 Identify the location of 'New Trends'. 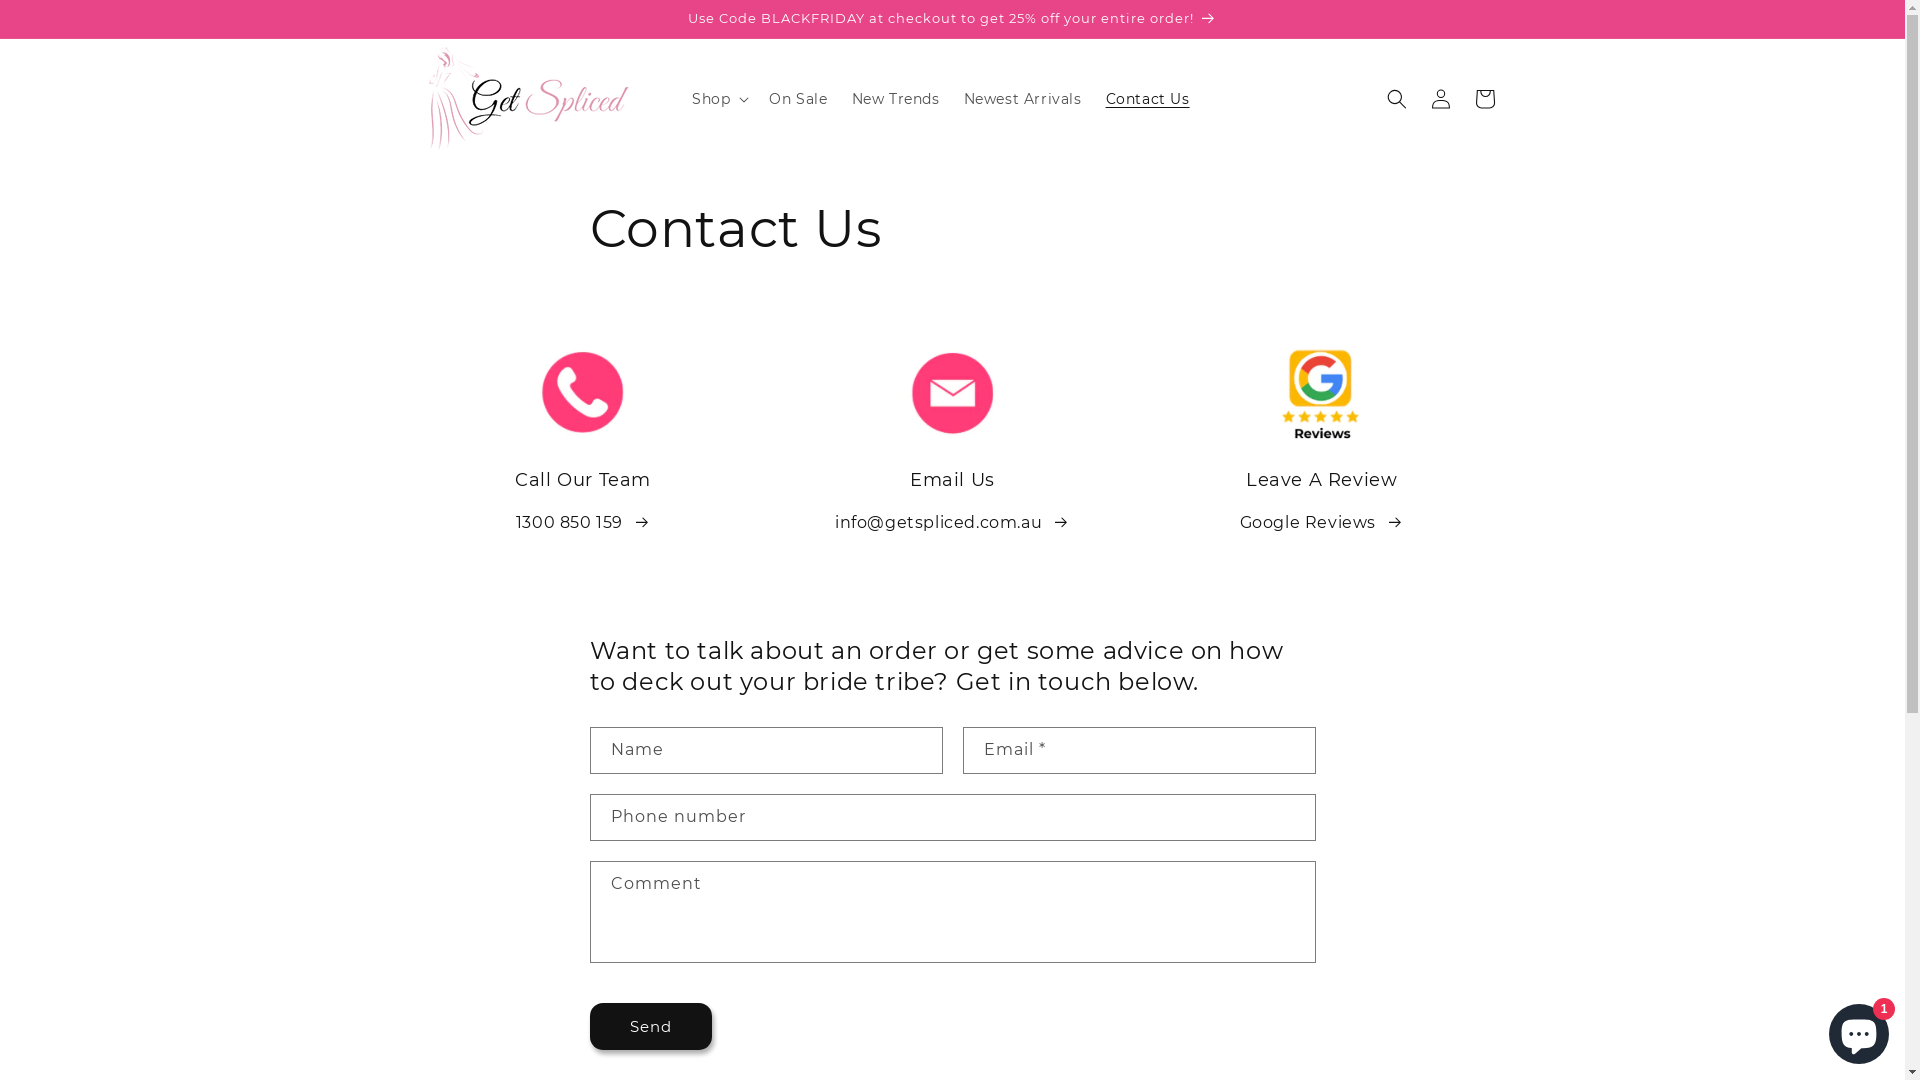
(840, 99).